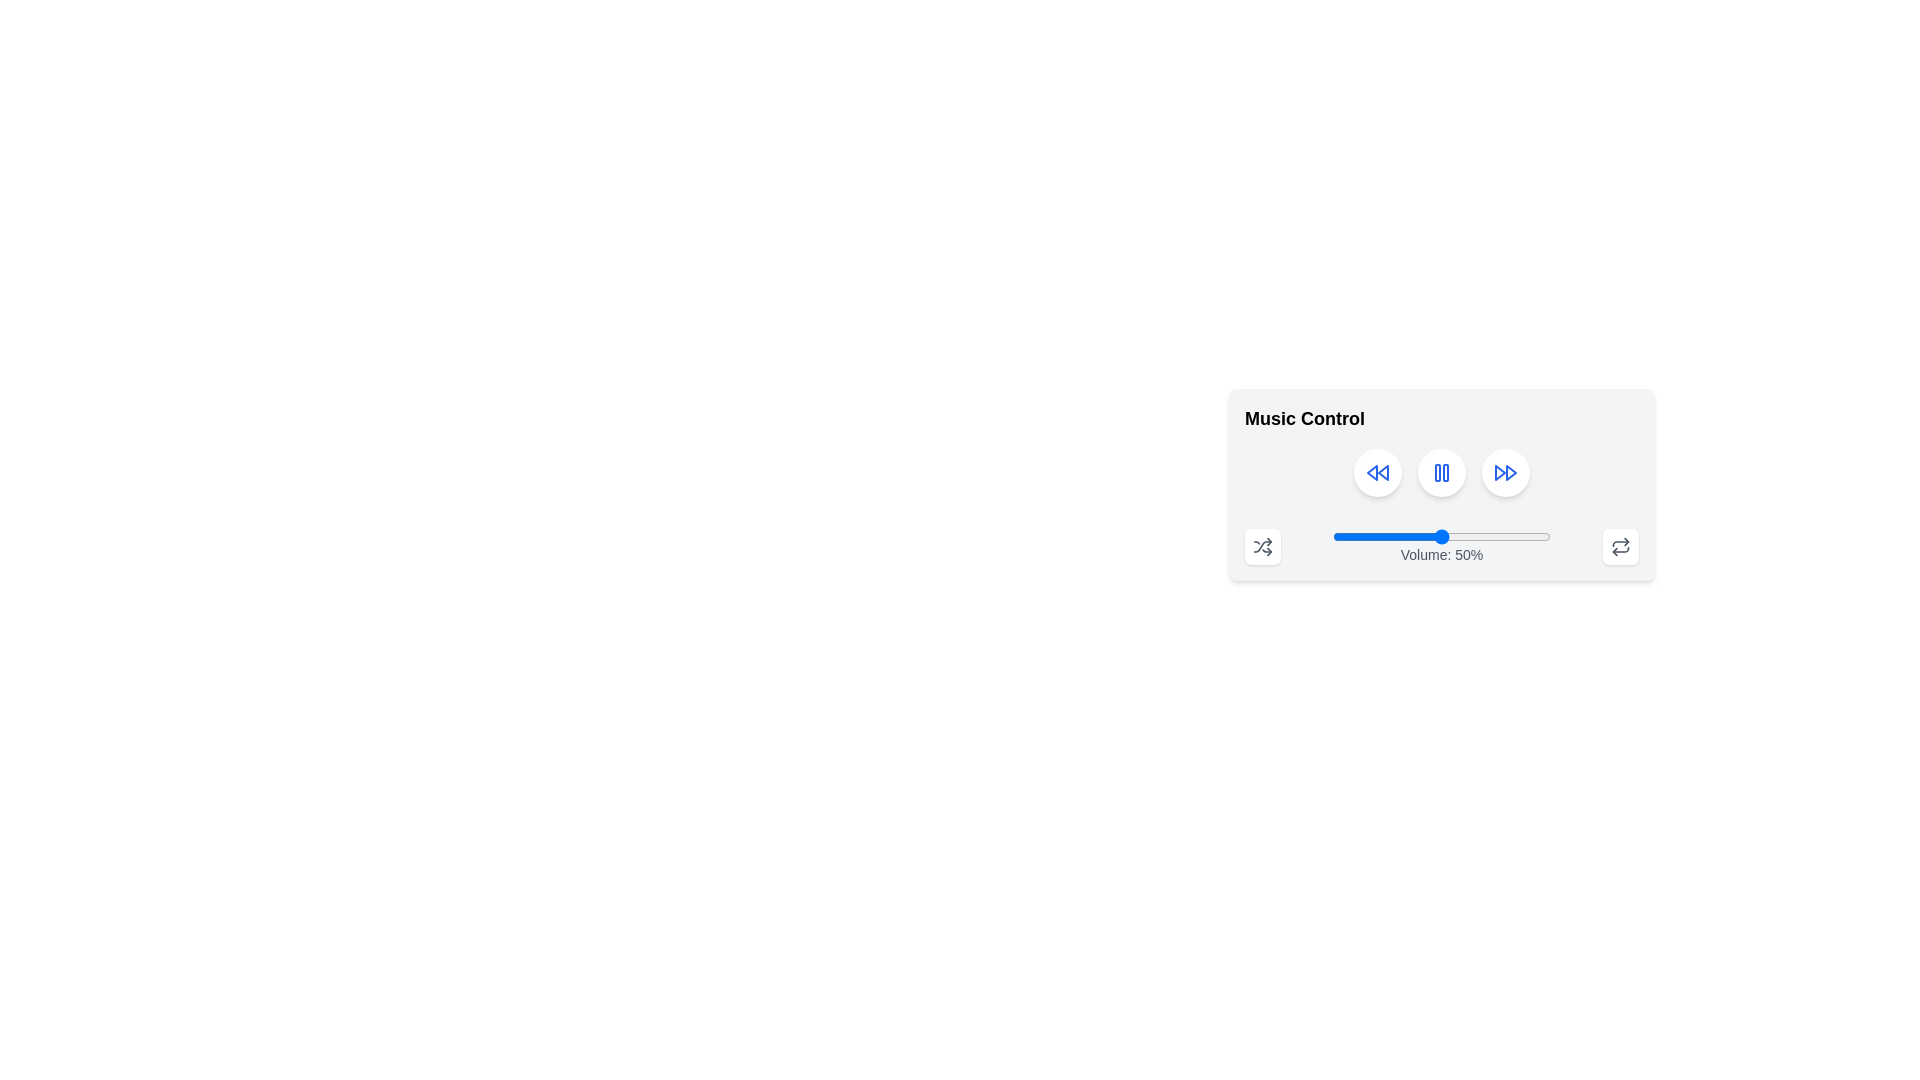  Describe the element at coordinates (1621, 547) in the screenshot. I see `the repeat icon button, which is styled in gray and located at the bottom right corner of the music control panel` at that location.